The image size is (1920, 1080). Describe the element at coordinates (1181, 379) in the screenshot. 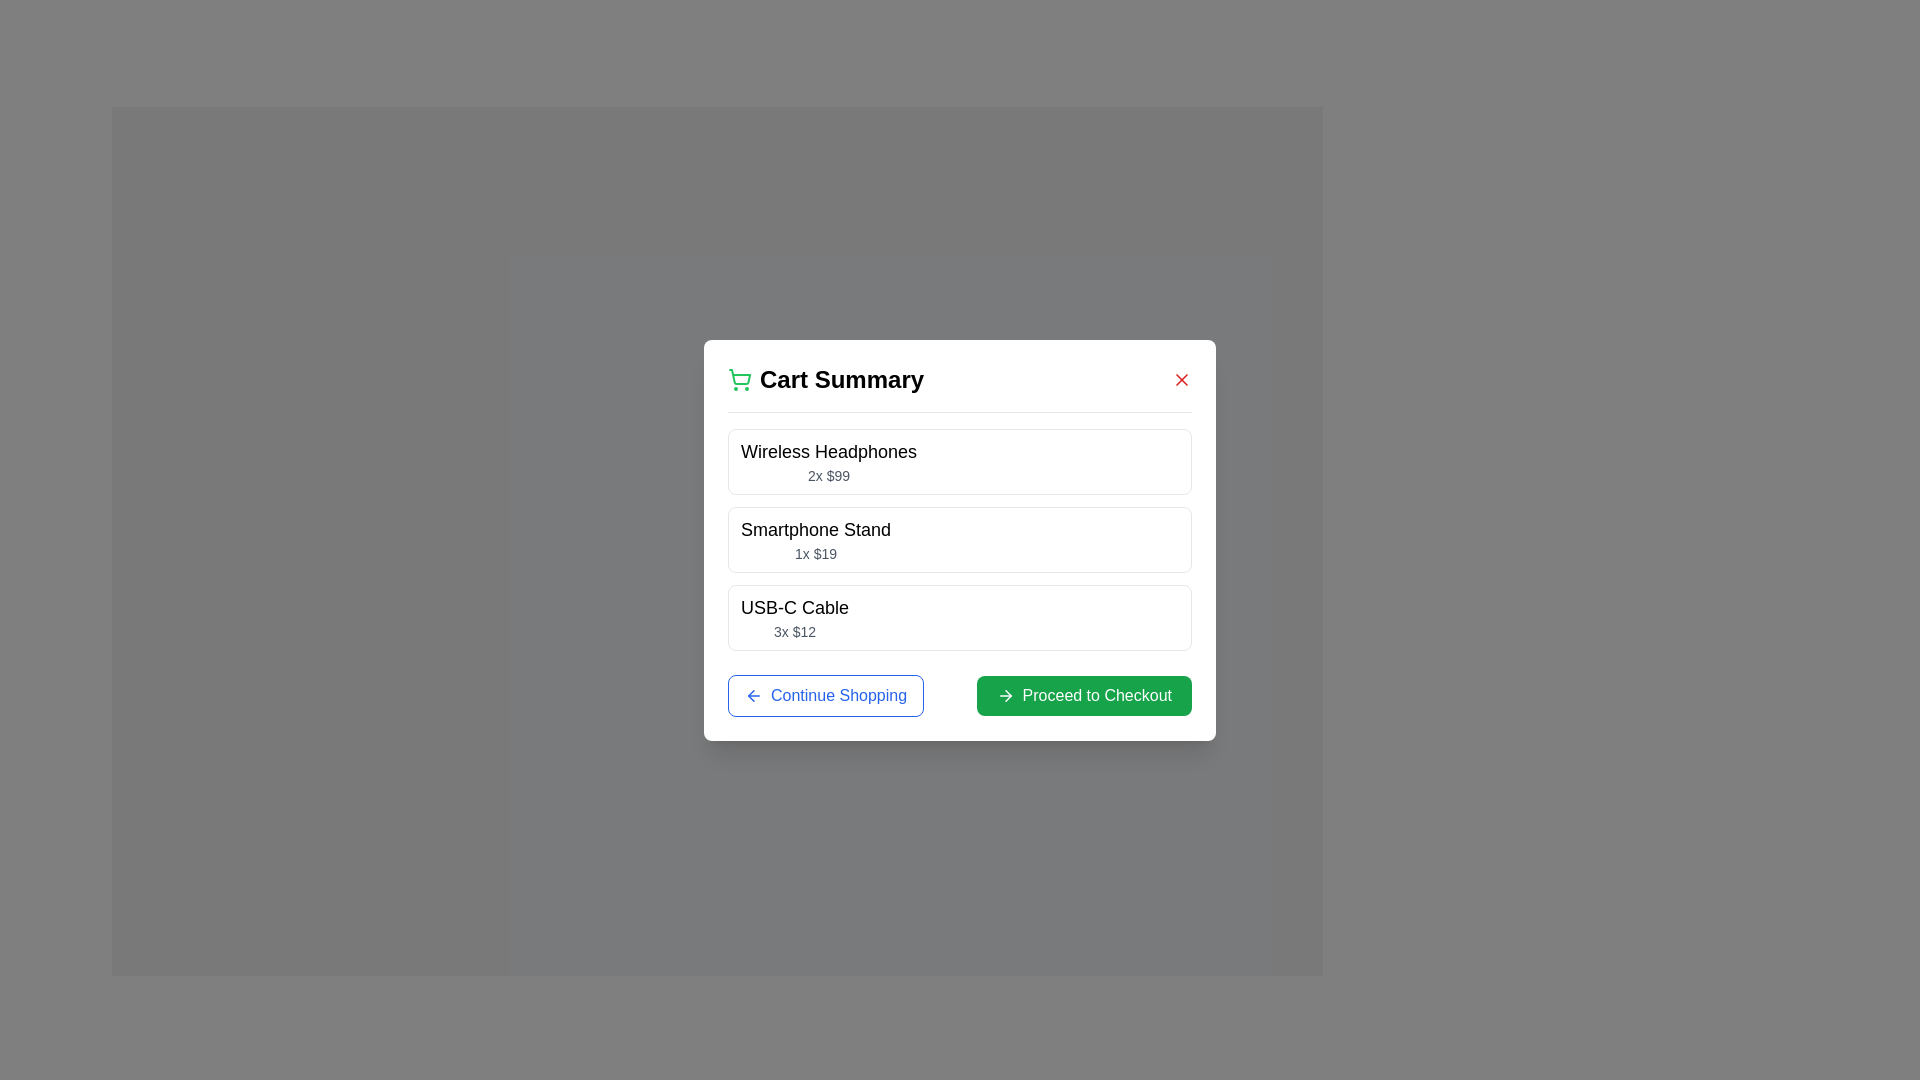

I see `the distinct red close button located in the top-right corner of the 'Cart Summary' dialog box to possibly reveal a tooltip` at that location.